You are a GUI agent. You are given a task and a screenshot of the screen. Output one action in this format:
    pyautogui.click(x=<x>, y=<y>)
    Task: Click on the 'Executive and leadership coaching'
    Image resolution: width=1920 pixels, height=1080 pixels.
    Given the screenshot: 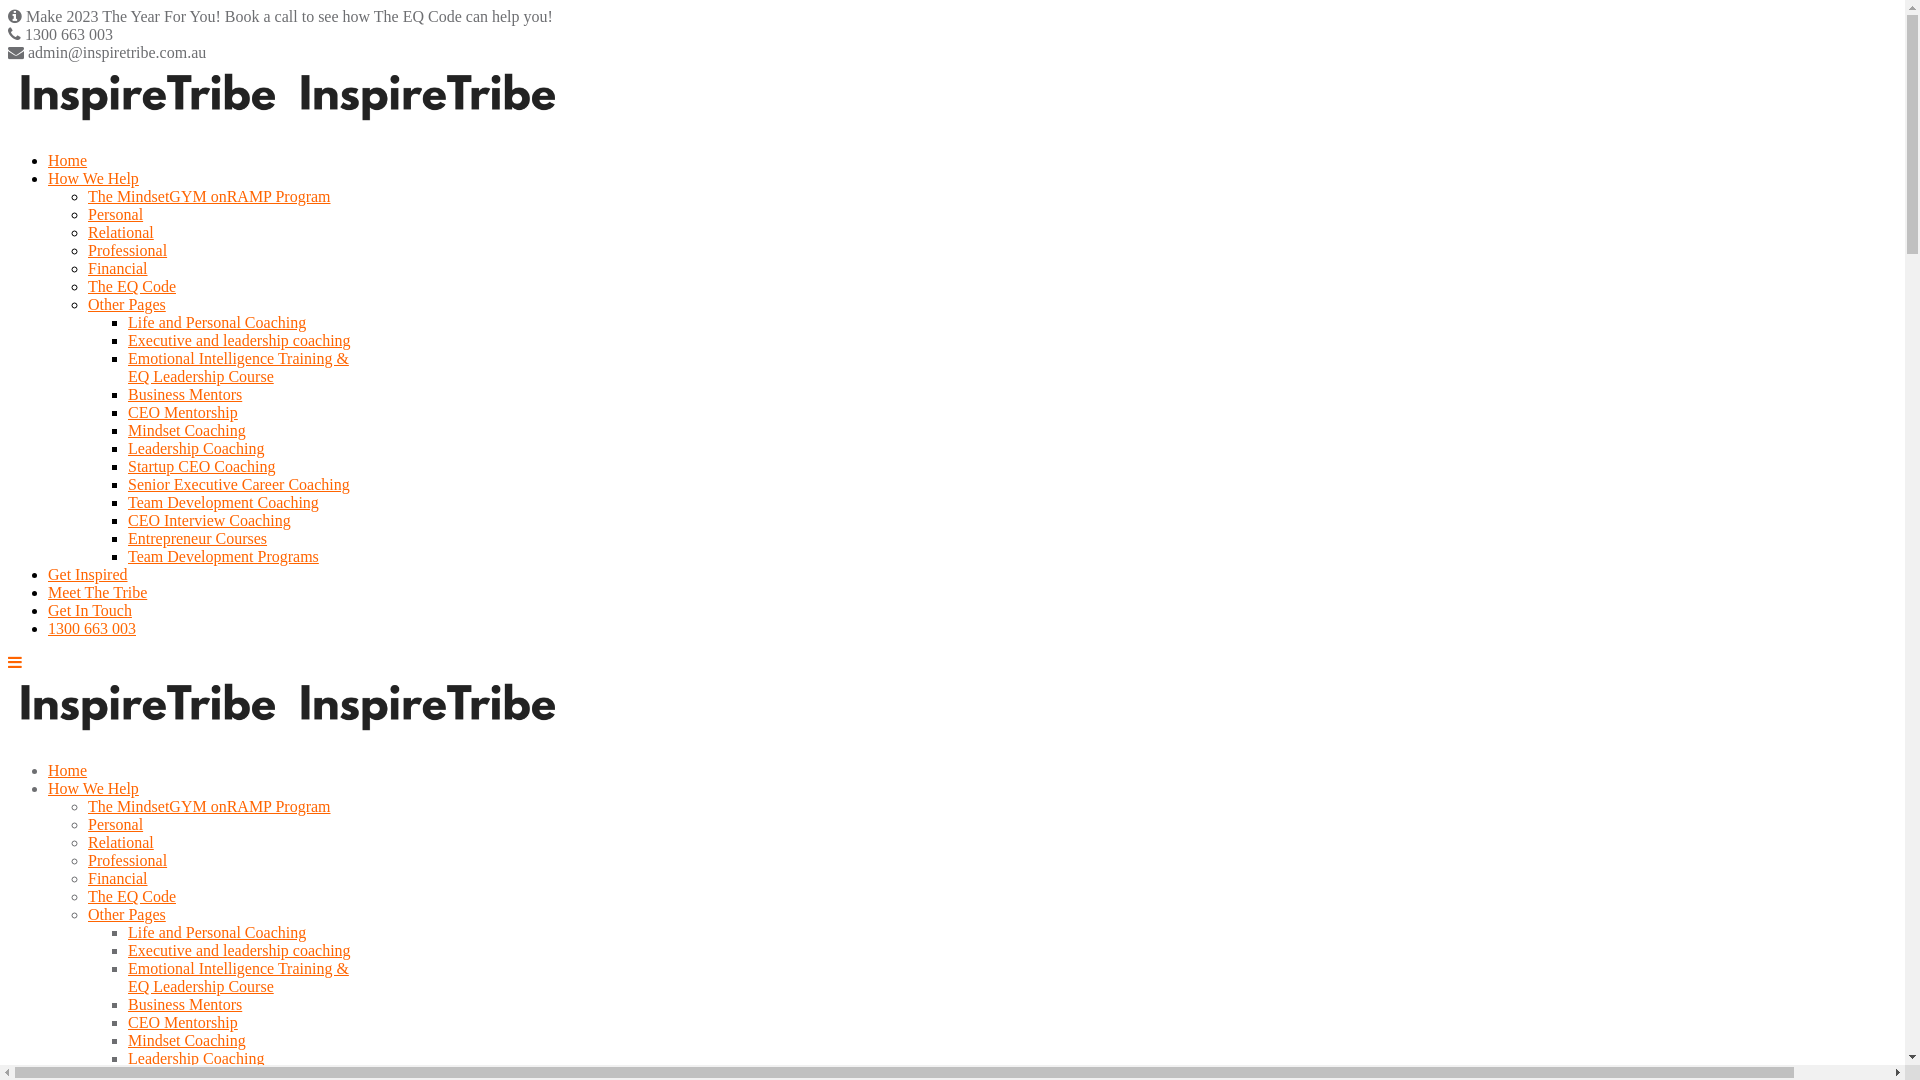 What is the action you would take?
    pyautogui.click(x=239, y=339)
    